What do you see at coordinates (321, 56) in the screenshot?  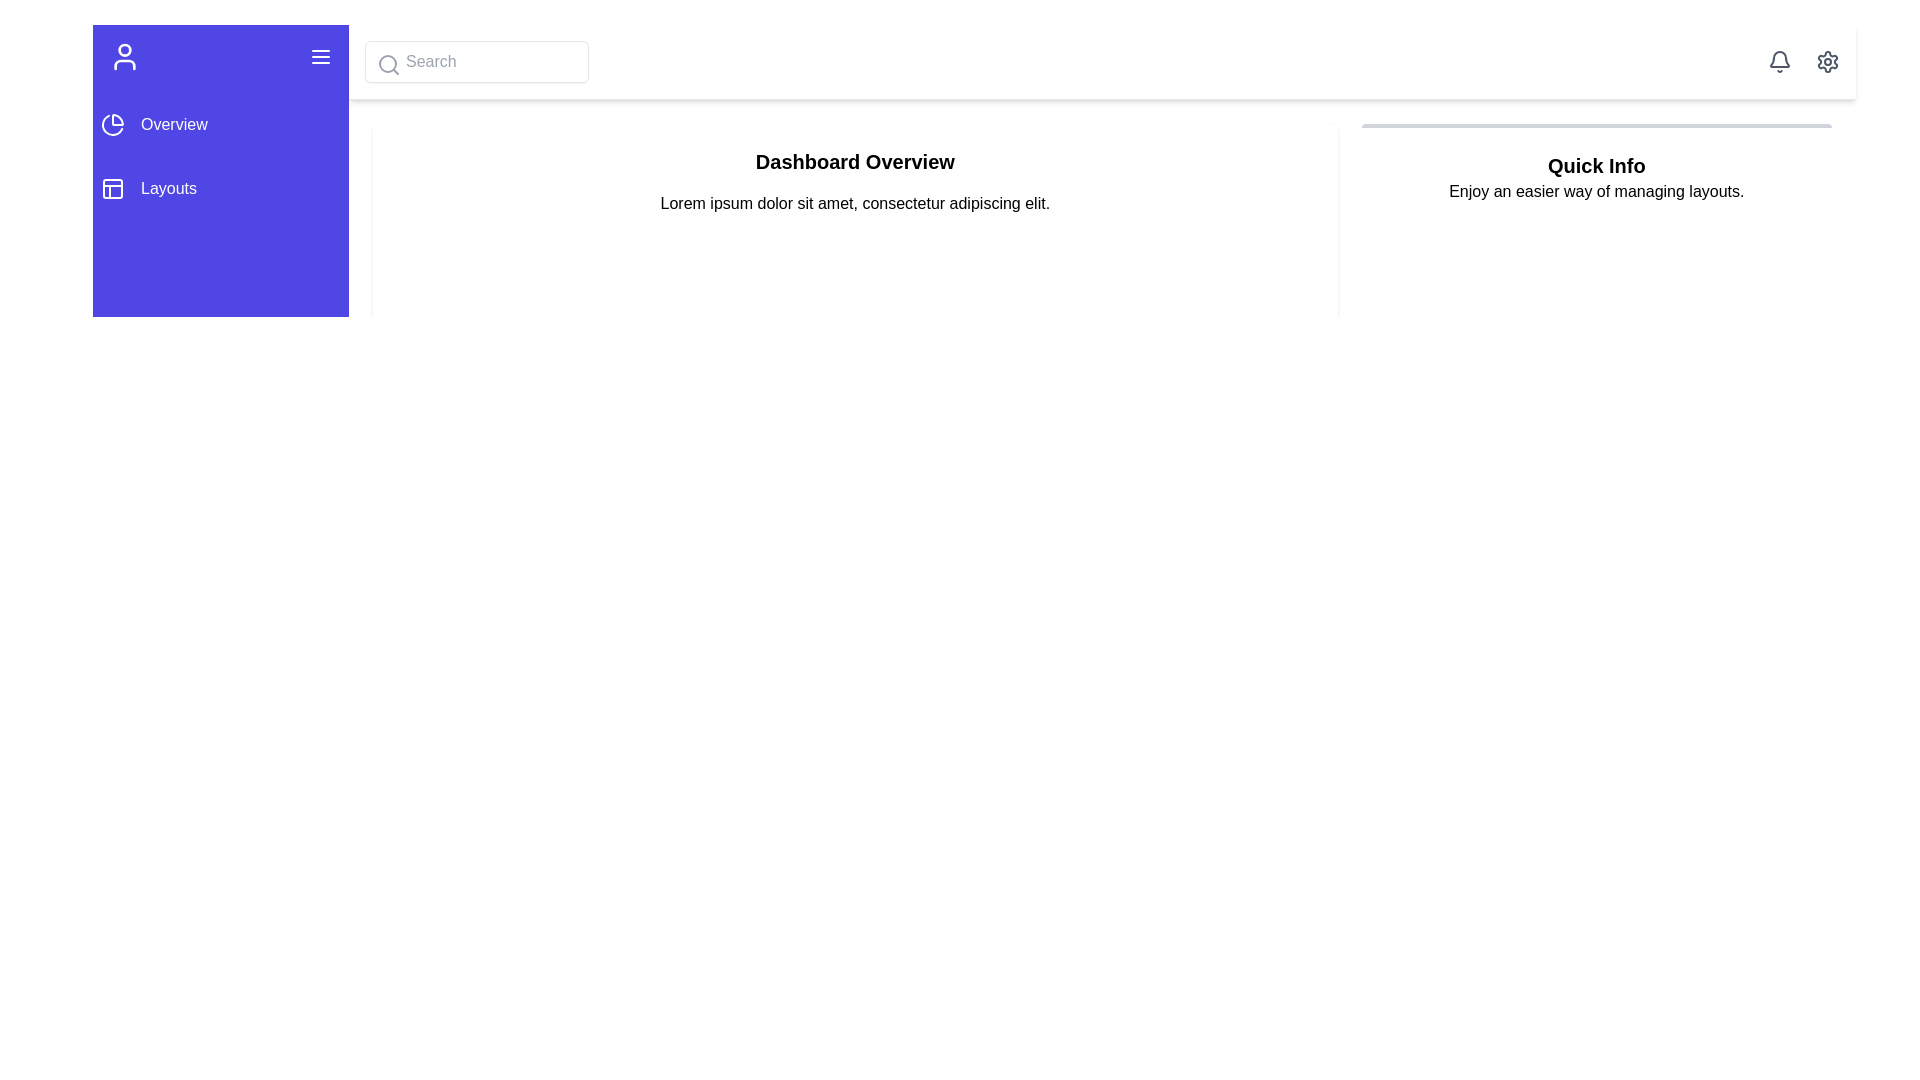 I see `the toggle button located in the top-right corner of the vertical blue navigation bar` at bounding box center [321, 56].